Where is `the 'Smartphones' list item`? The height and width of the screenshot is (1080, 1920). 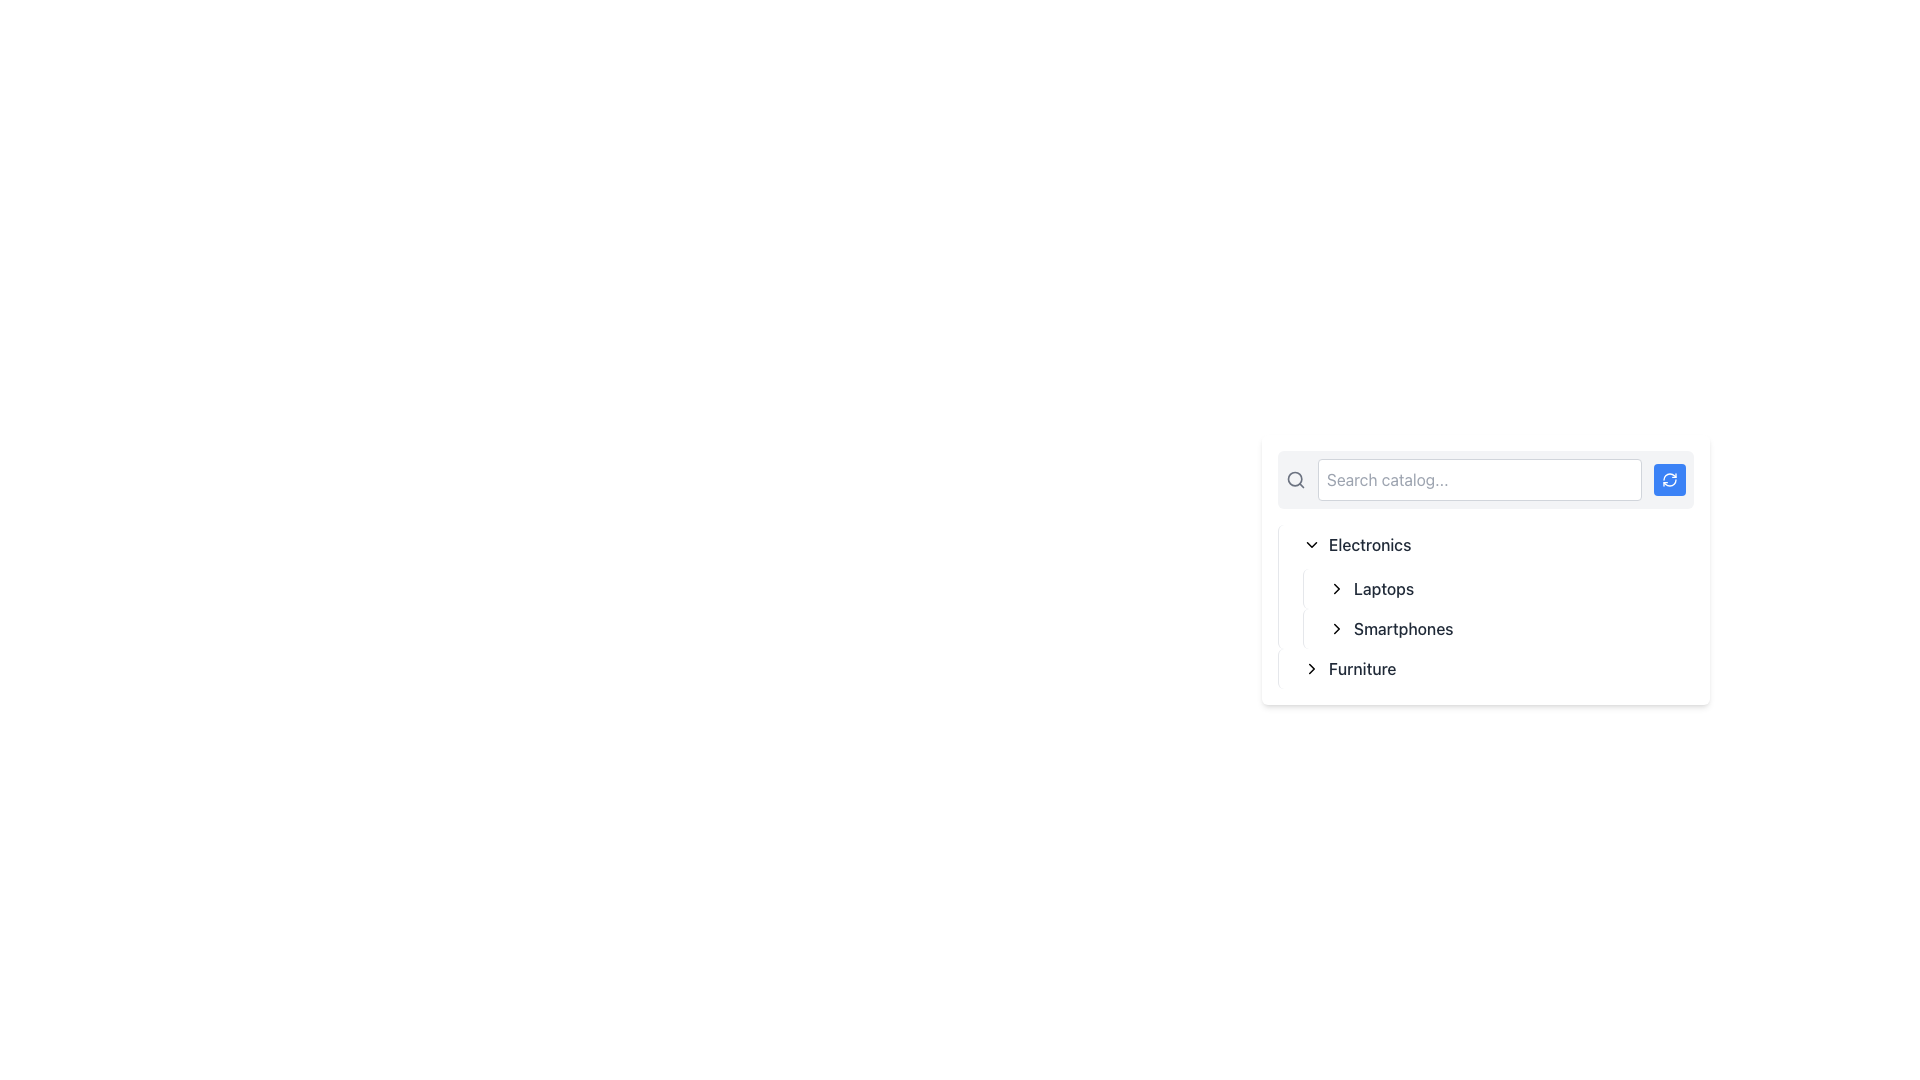
the 'Smartphones' list item is located at coordinates (1507, 627).